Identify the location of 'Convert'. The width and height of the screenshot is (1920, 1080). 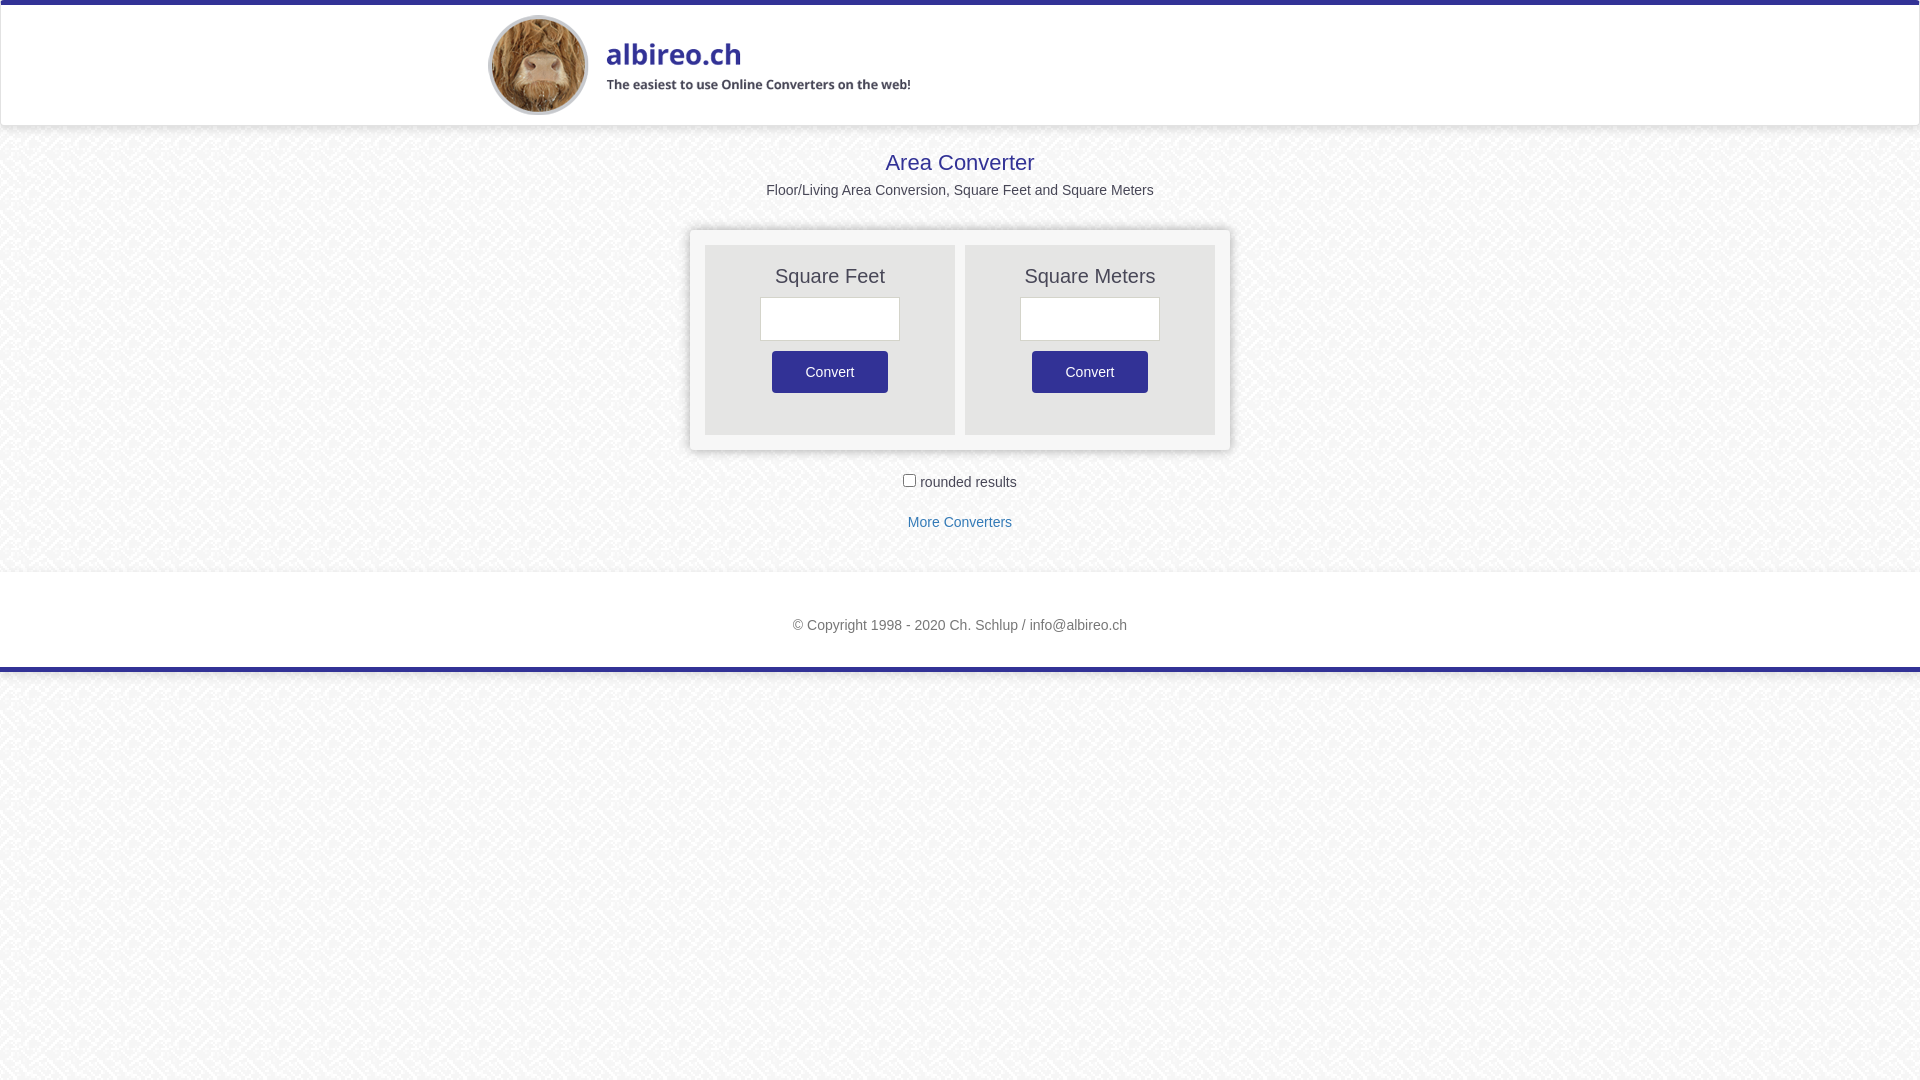
(830, 371).